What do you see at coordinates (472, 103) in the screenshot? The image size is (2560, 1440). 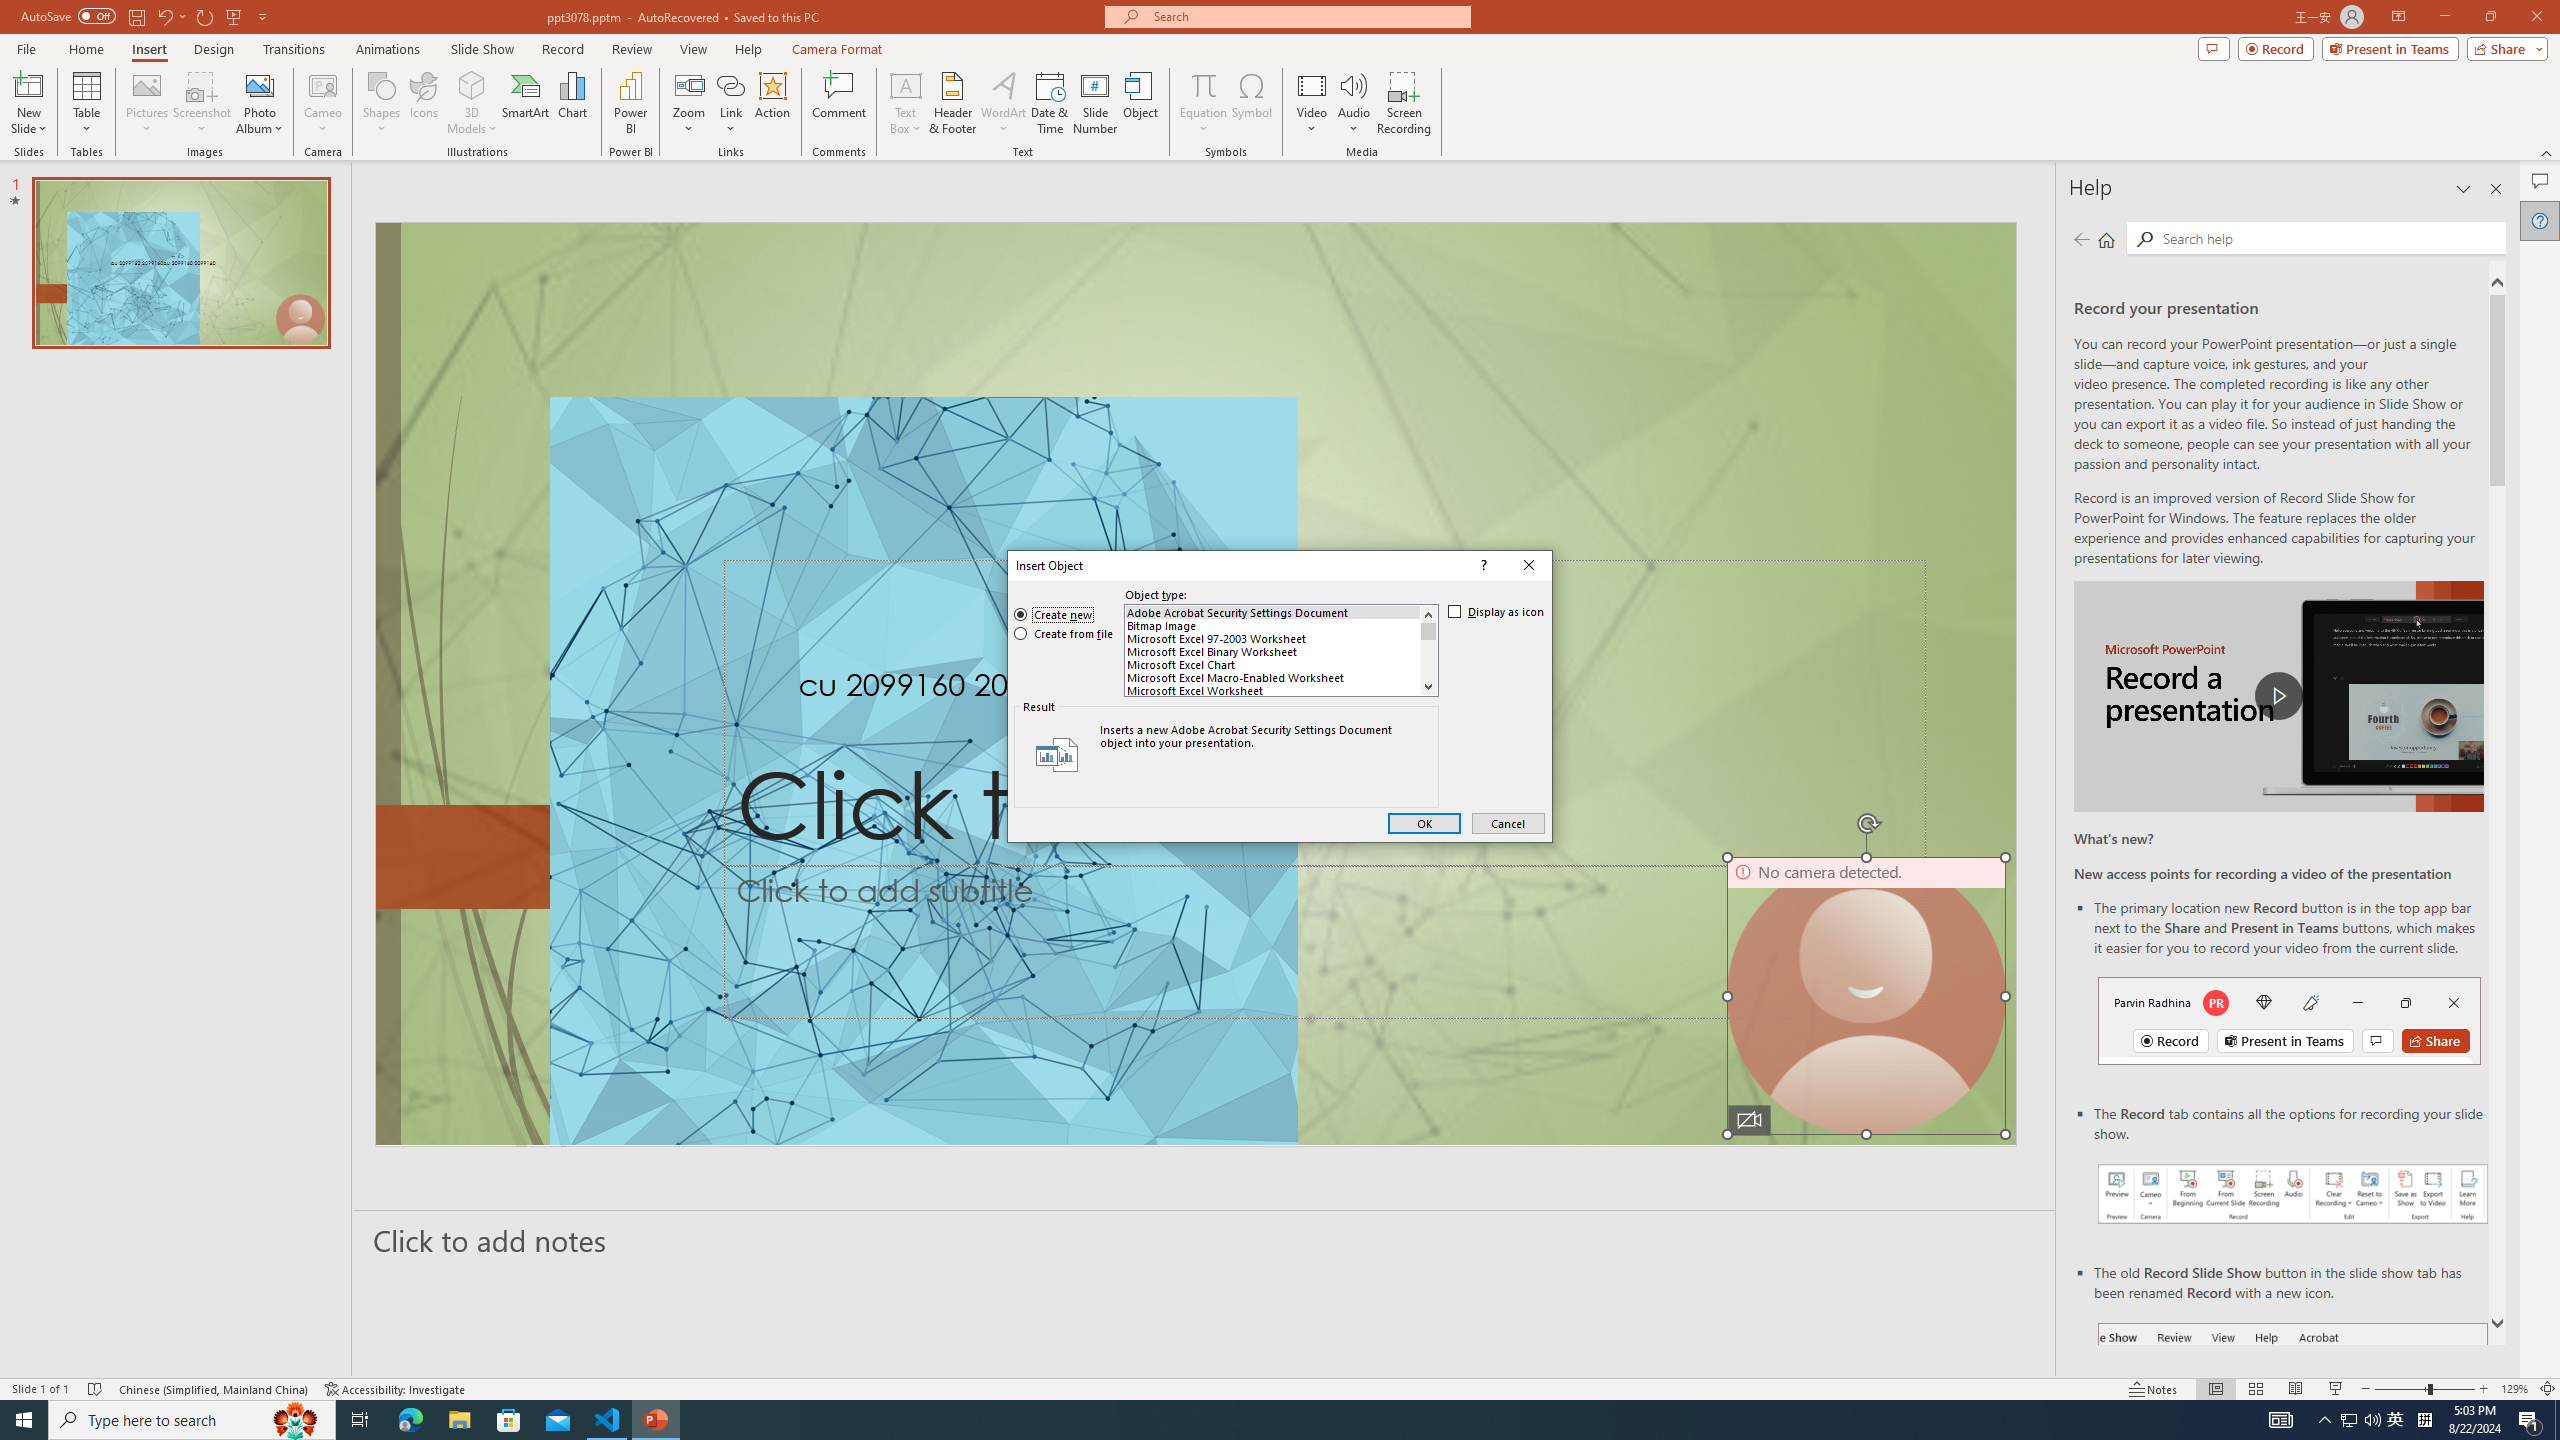 I see `'3D Models'` at bounding box center [472, 103].